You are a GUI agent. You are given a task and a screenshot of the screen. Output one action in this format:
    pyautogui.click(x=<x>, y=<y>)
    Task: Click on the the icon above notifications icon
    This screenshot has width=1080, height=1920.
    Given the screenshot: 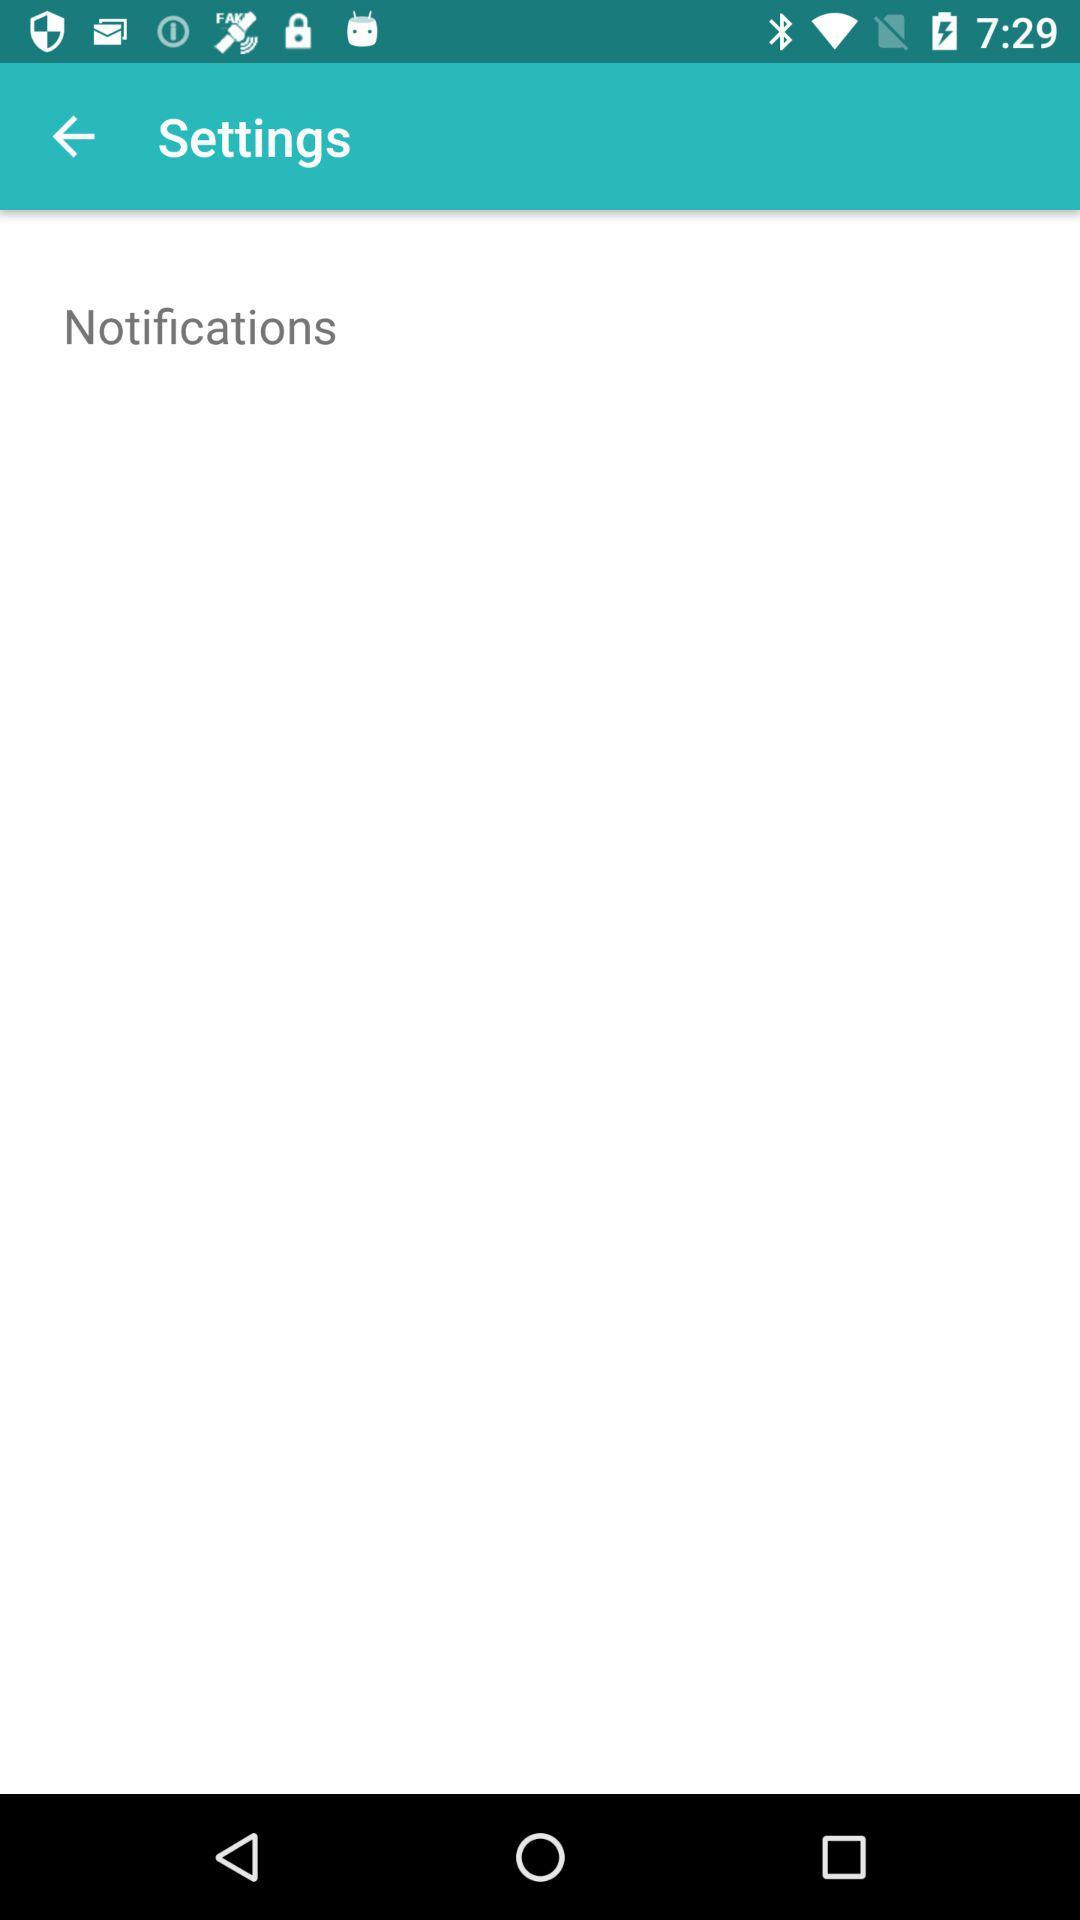 What is the action you would take?
    pyautogui.click(x=72, y=135)
    